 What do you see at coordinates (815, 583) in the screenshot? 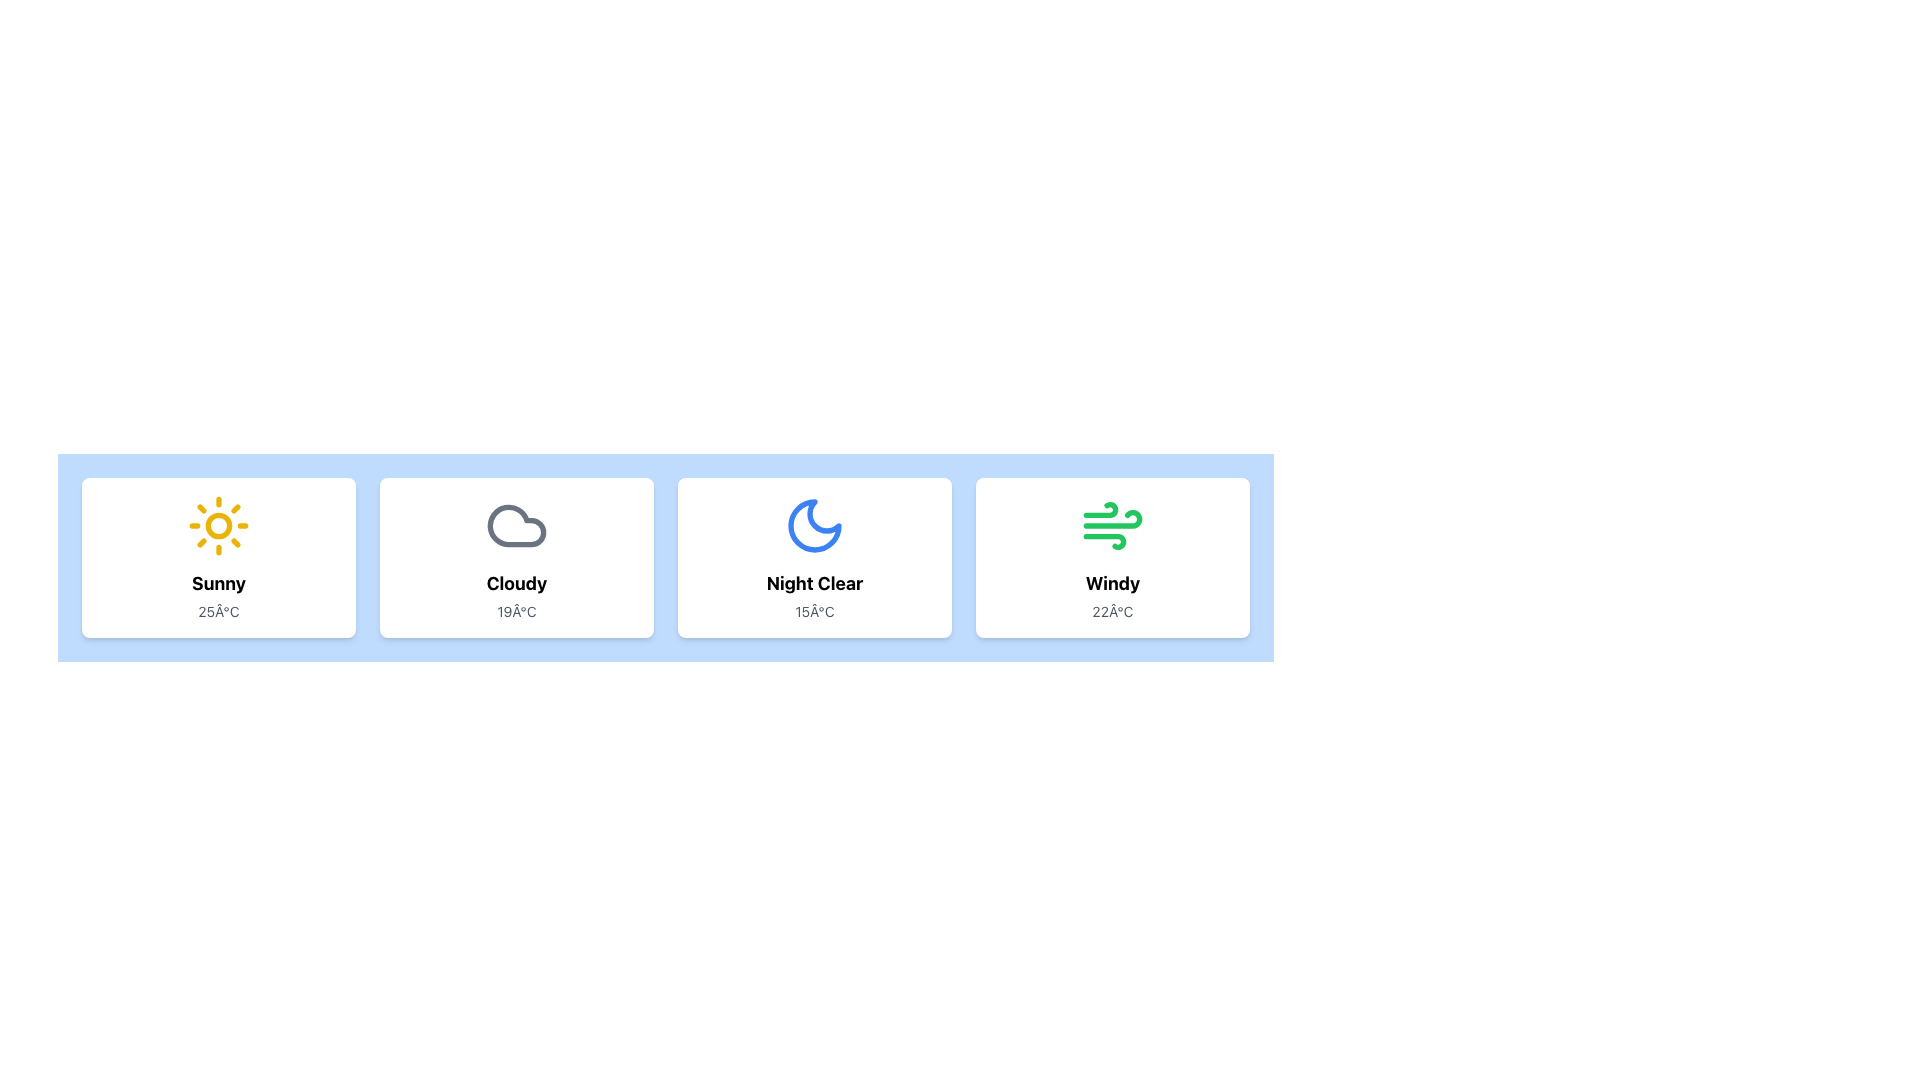
I see `the text label for the weather condition titled 'Night Clear', which is the third title in a horizontal list of weather cards, positioned below a crescent moon icon and above the temperature text '15°C'` at bounding box center [815, 583].